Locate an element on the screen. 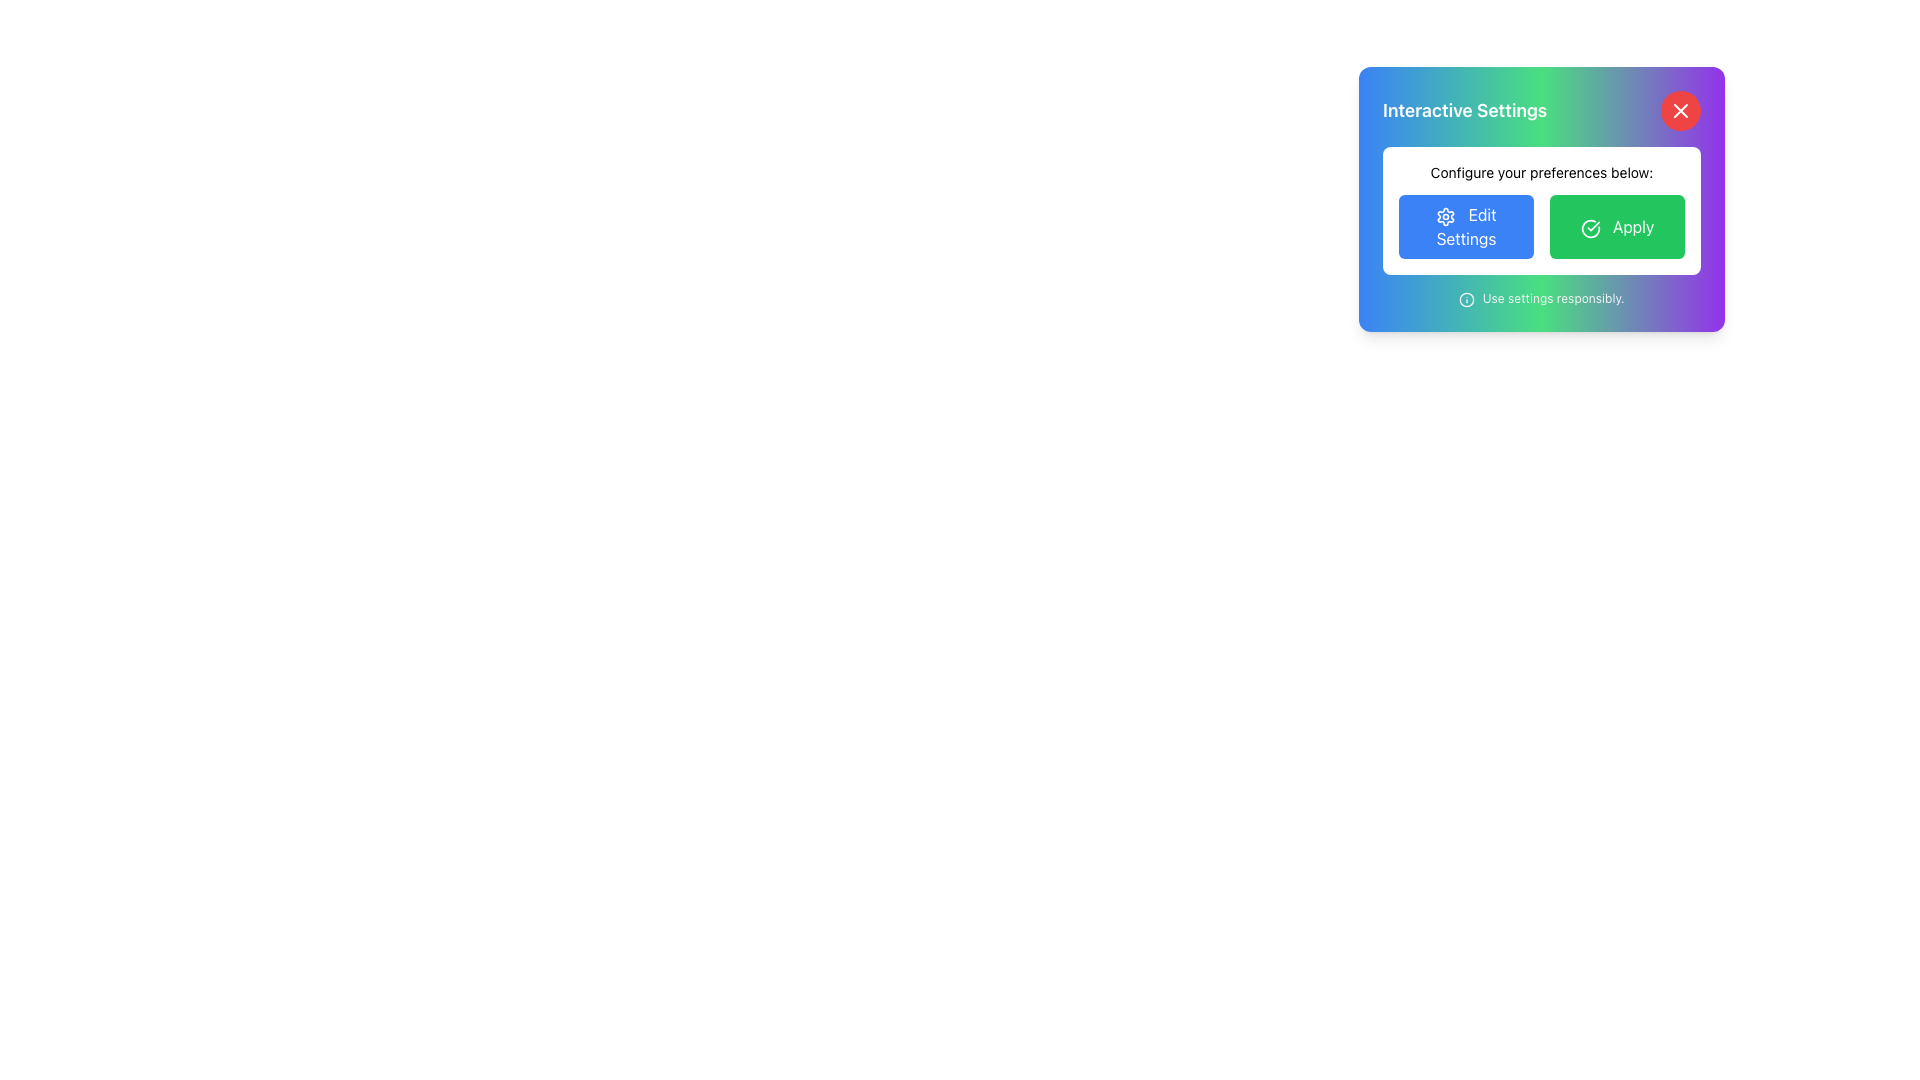 This screenshot has width=1920, height=1080. the 'Edit Settings' button with a bright blue background and a gear icon to initiate the settings editing process is located at coordinates (1466, 226).